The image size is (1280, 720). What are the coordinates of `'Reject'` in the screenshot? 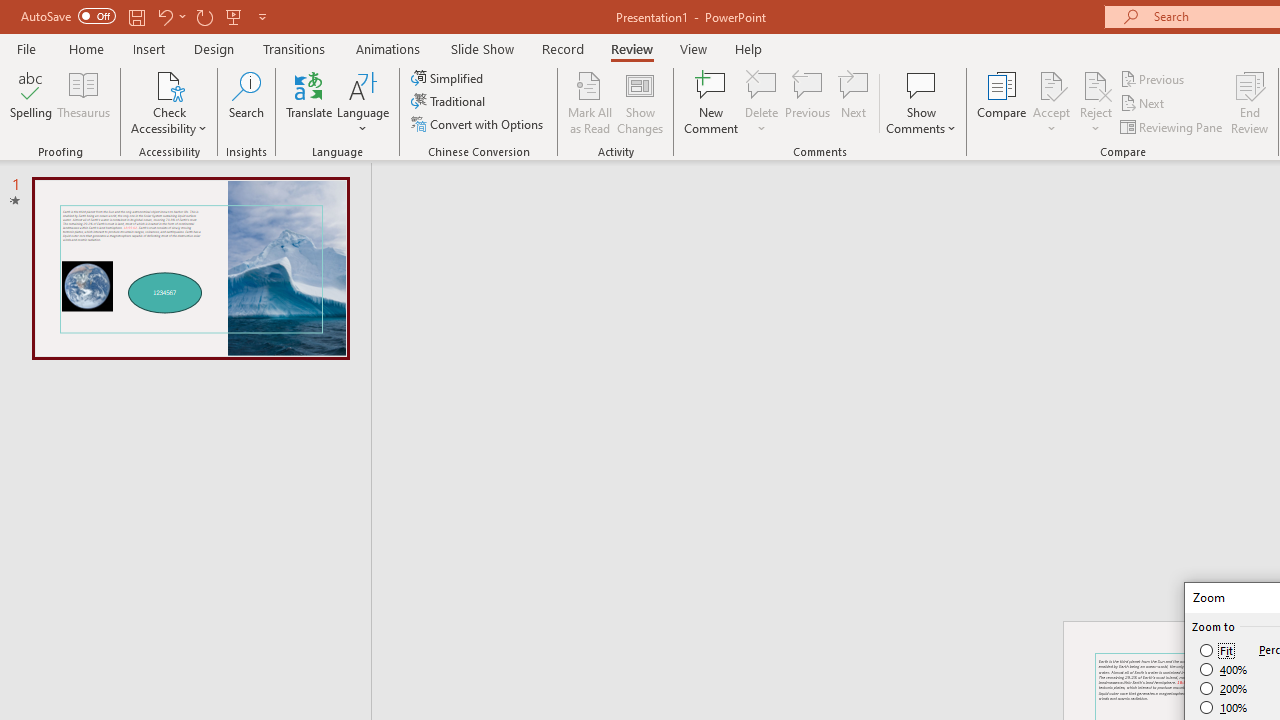 It's located at (1095, 103).